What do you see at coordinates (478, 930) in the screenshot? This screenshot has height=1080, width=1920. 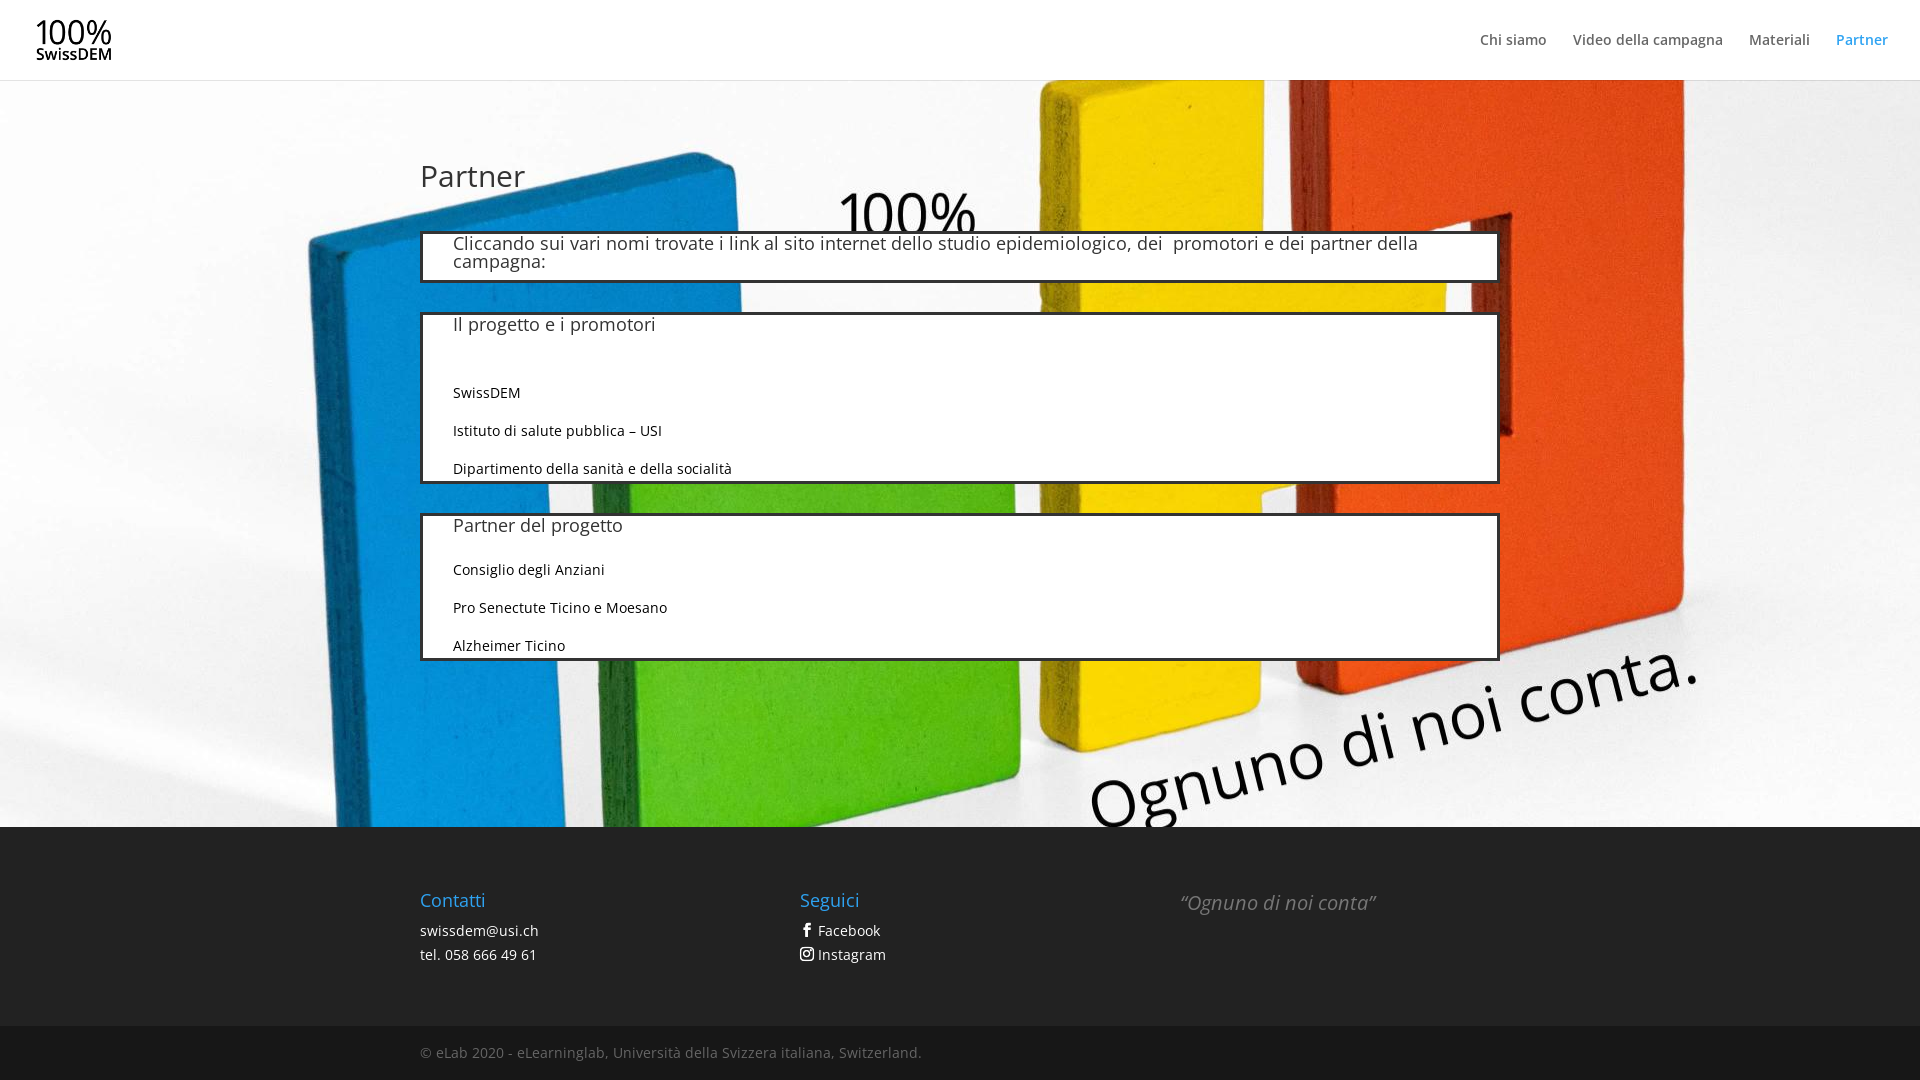 I see `'swissdem@usi.ch'` at bounding box center [478, 930].